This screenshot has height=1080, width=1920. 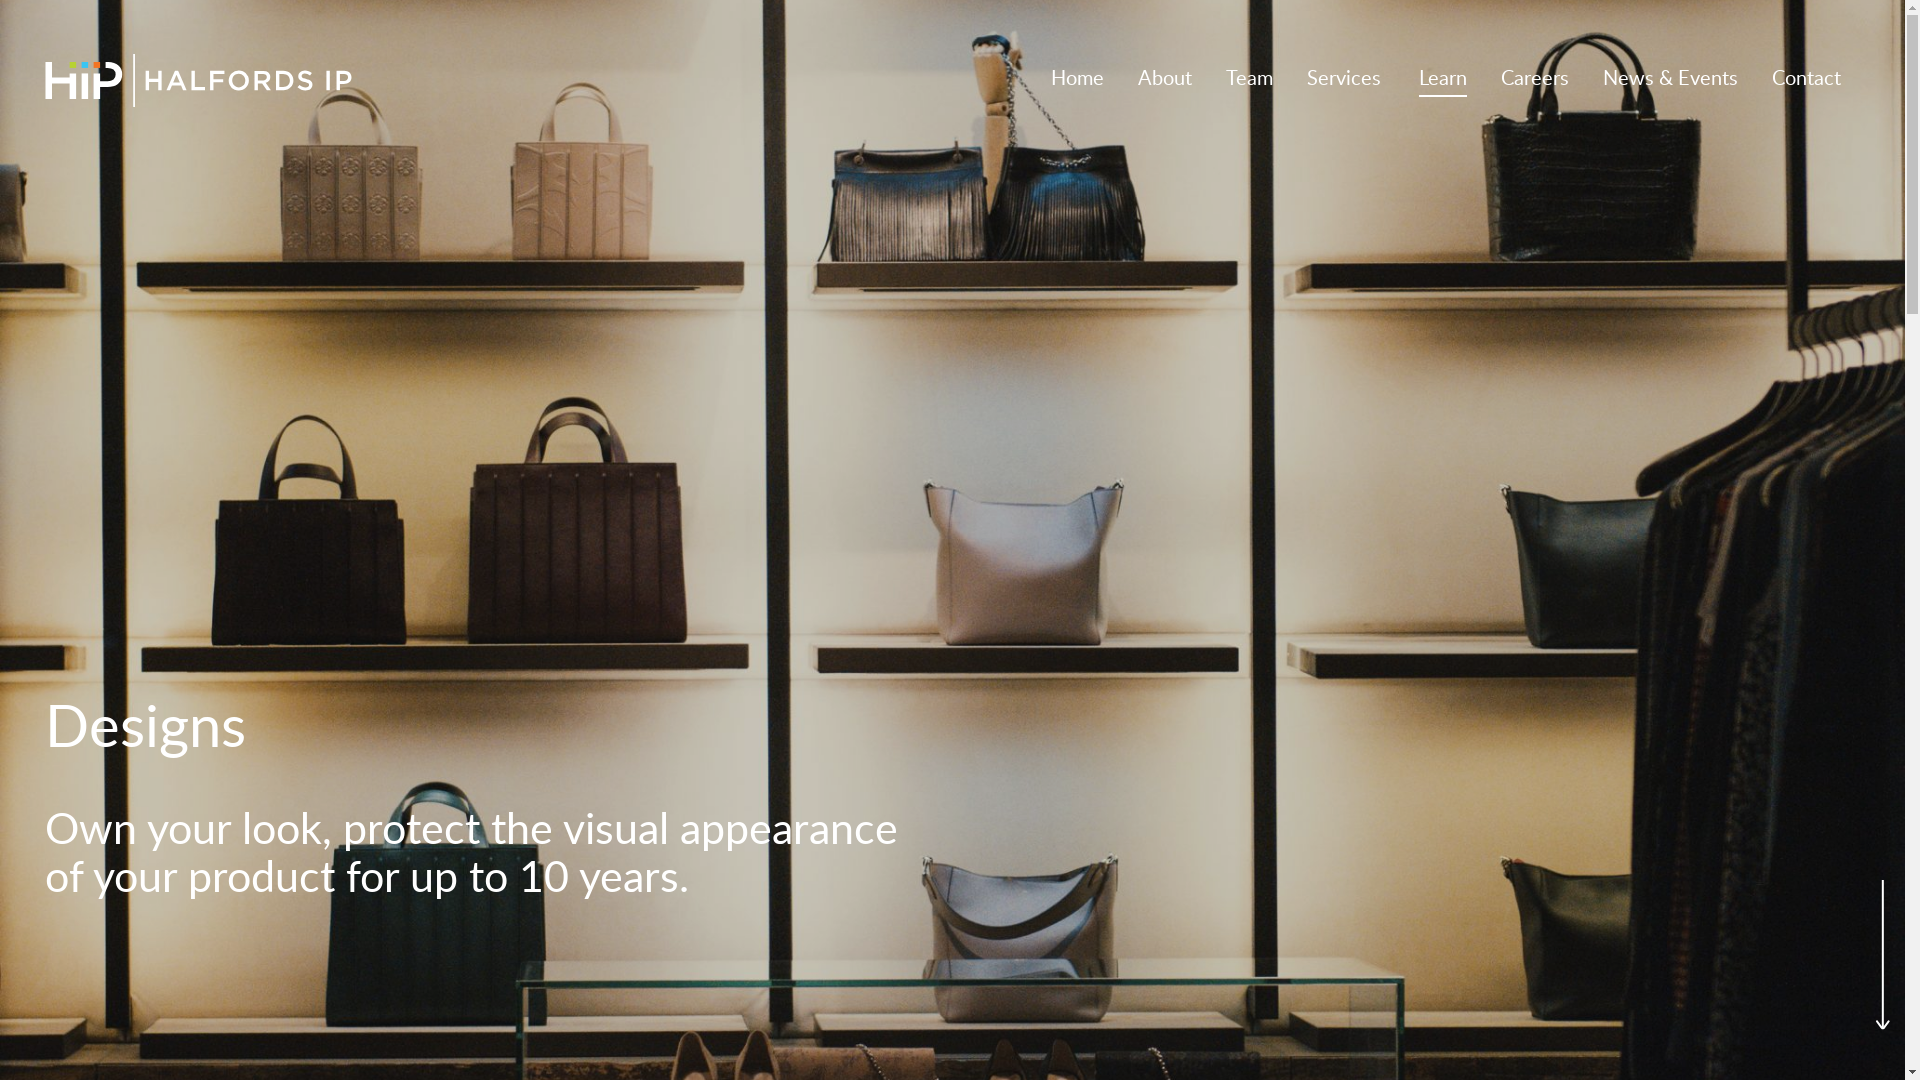 What do you see at coordinates (1344, 79) in the screenshot?
I see `'Services'` at bounding box center [1344, 79].